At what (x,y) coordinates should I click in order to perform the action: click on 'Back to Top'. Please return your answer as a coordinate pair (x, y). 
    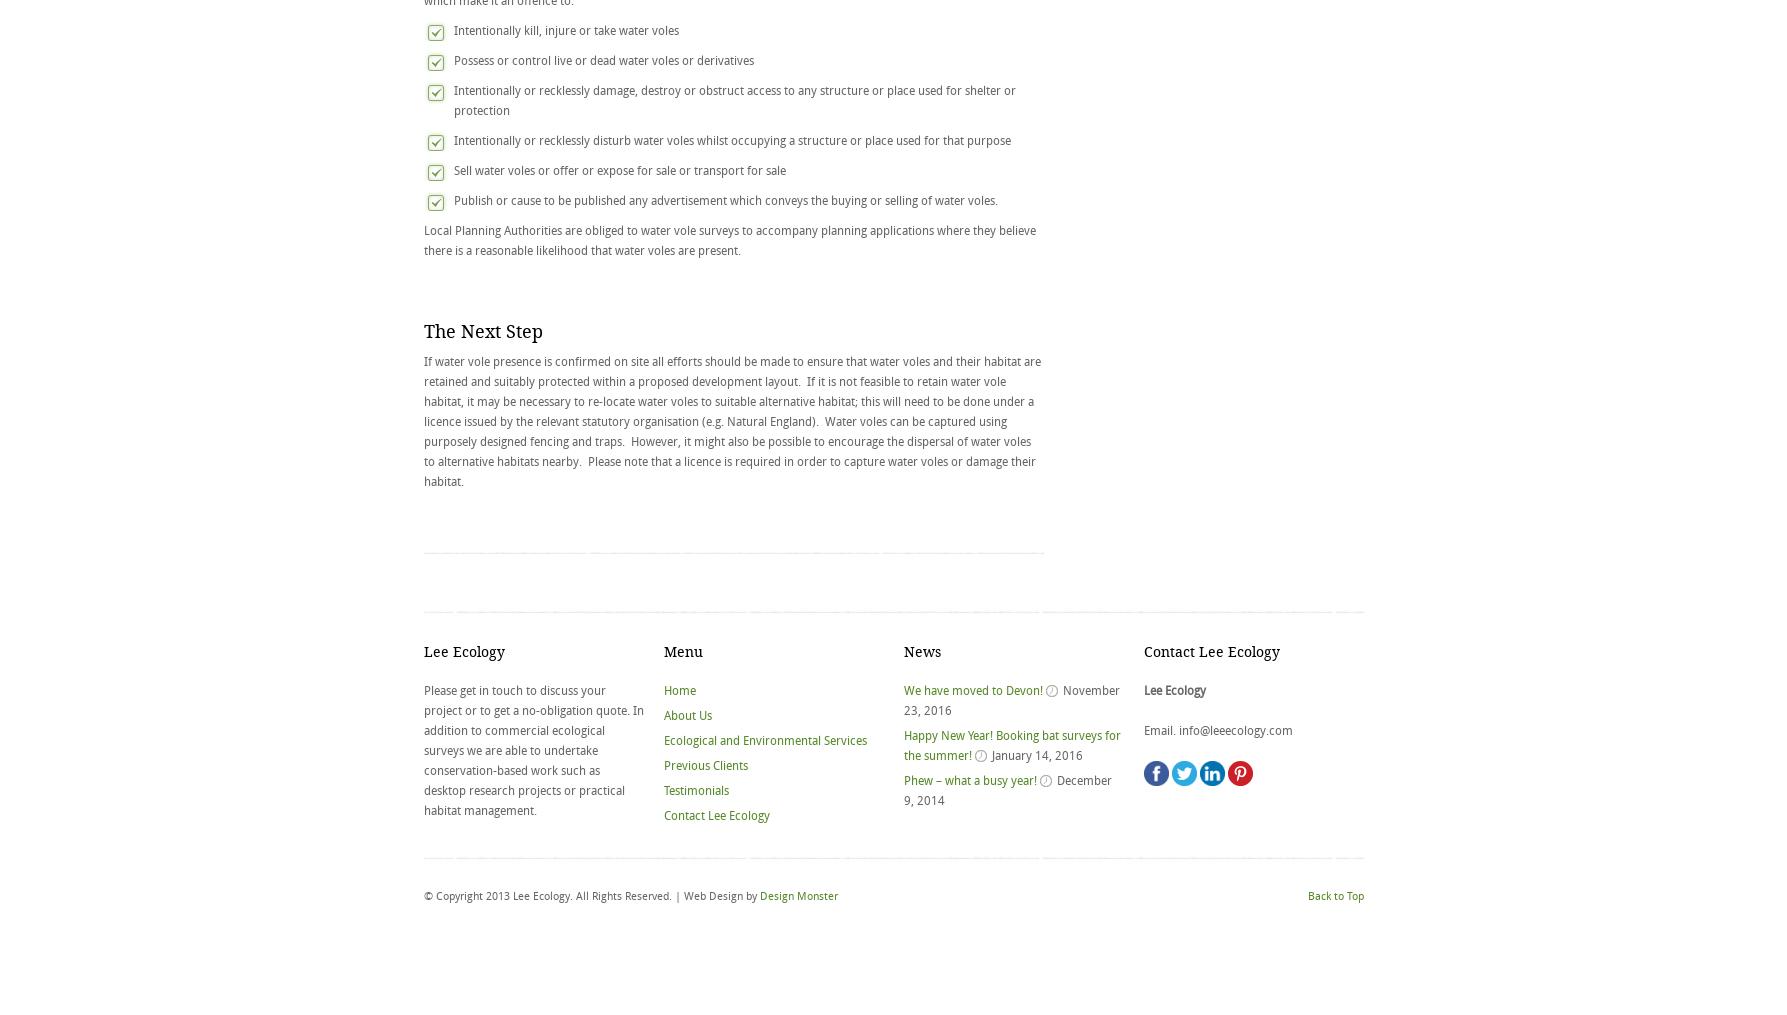
    Looking at the image, I should click on (1334, 895).